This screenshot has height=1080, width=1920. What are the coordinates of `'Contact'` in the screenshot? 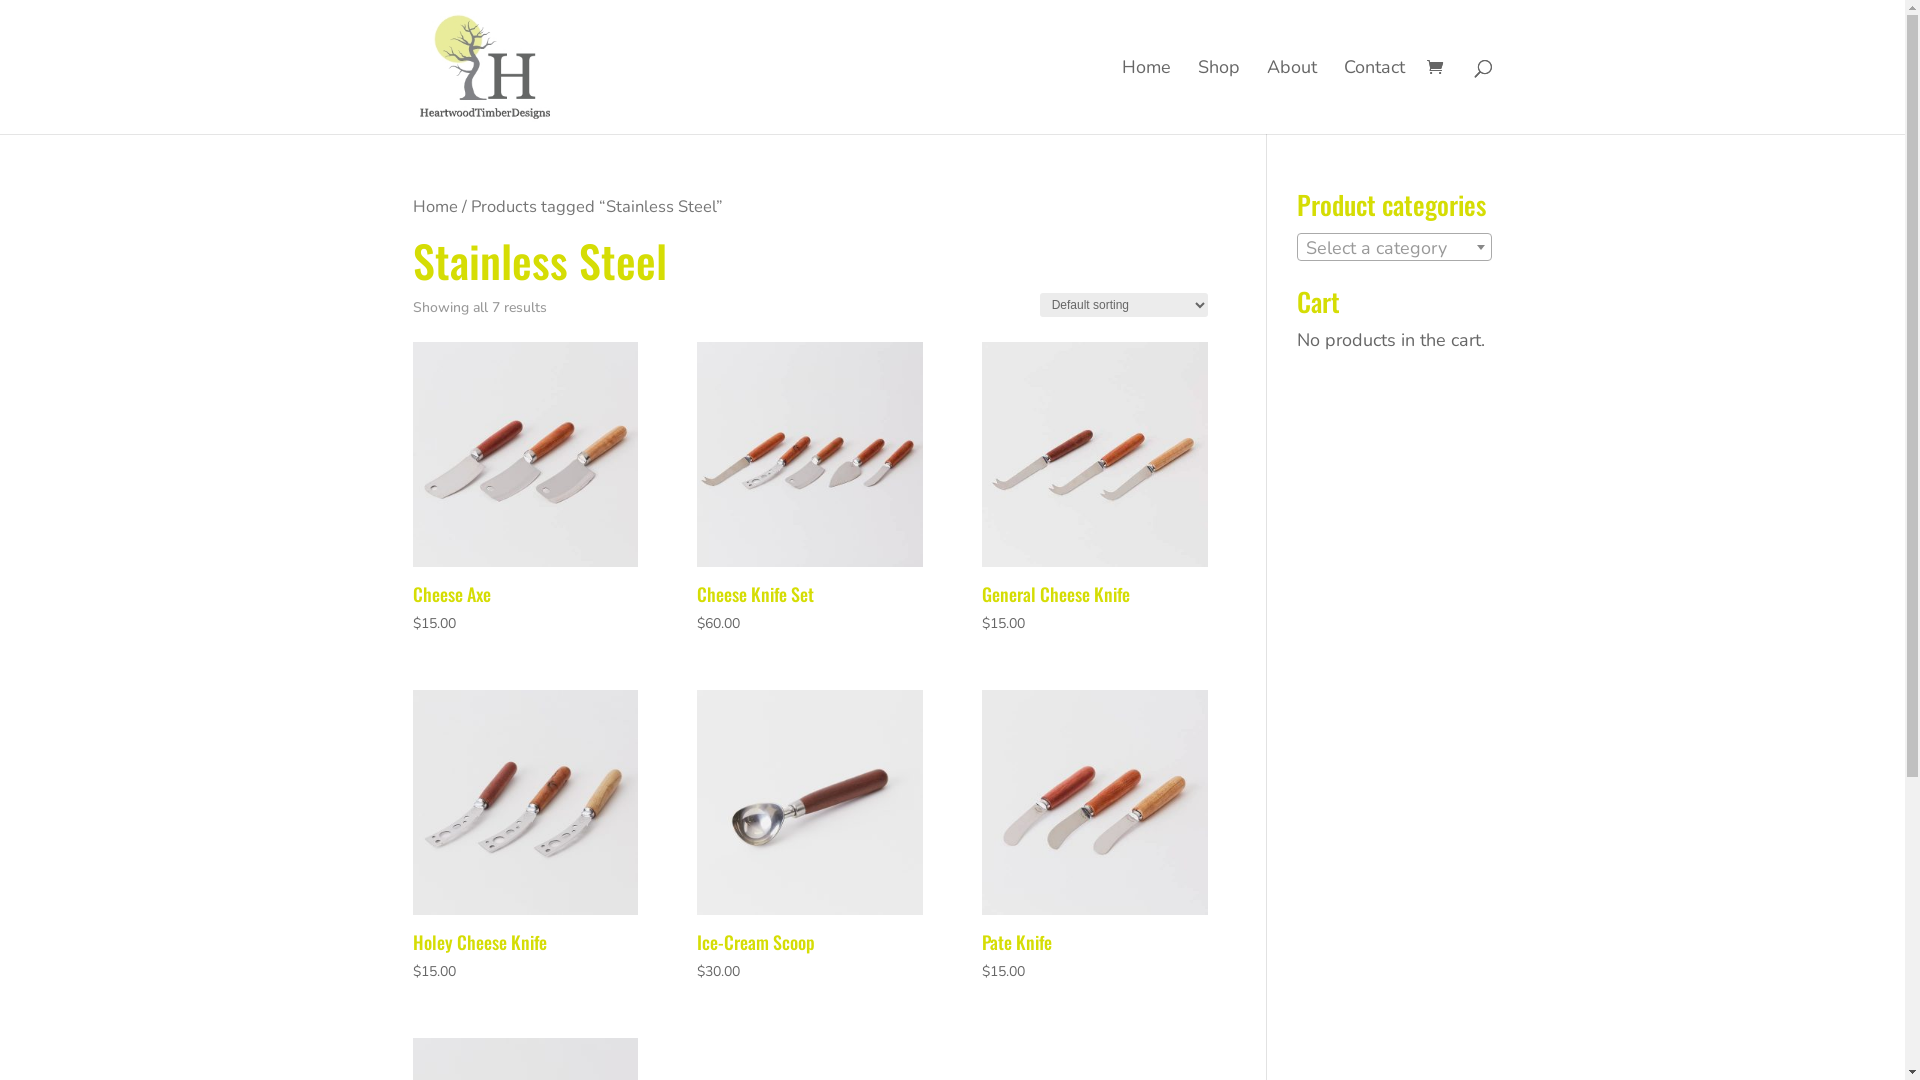 It's located at (1344, 96).